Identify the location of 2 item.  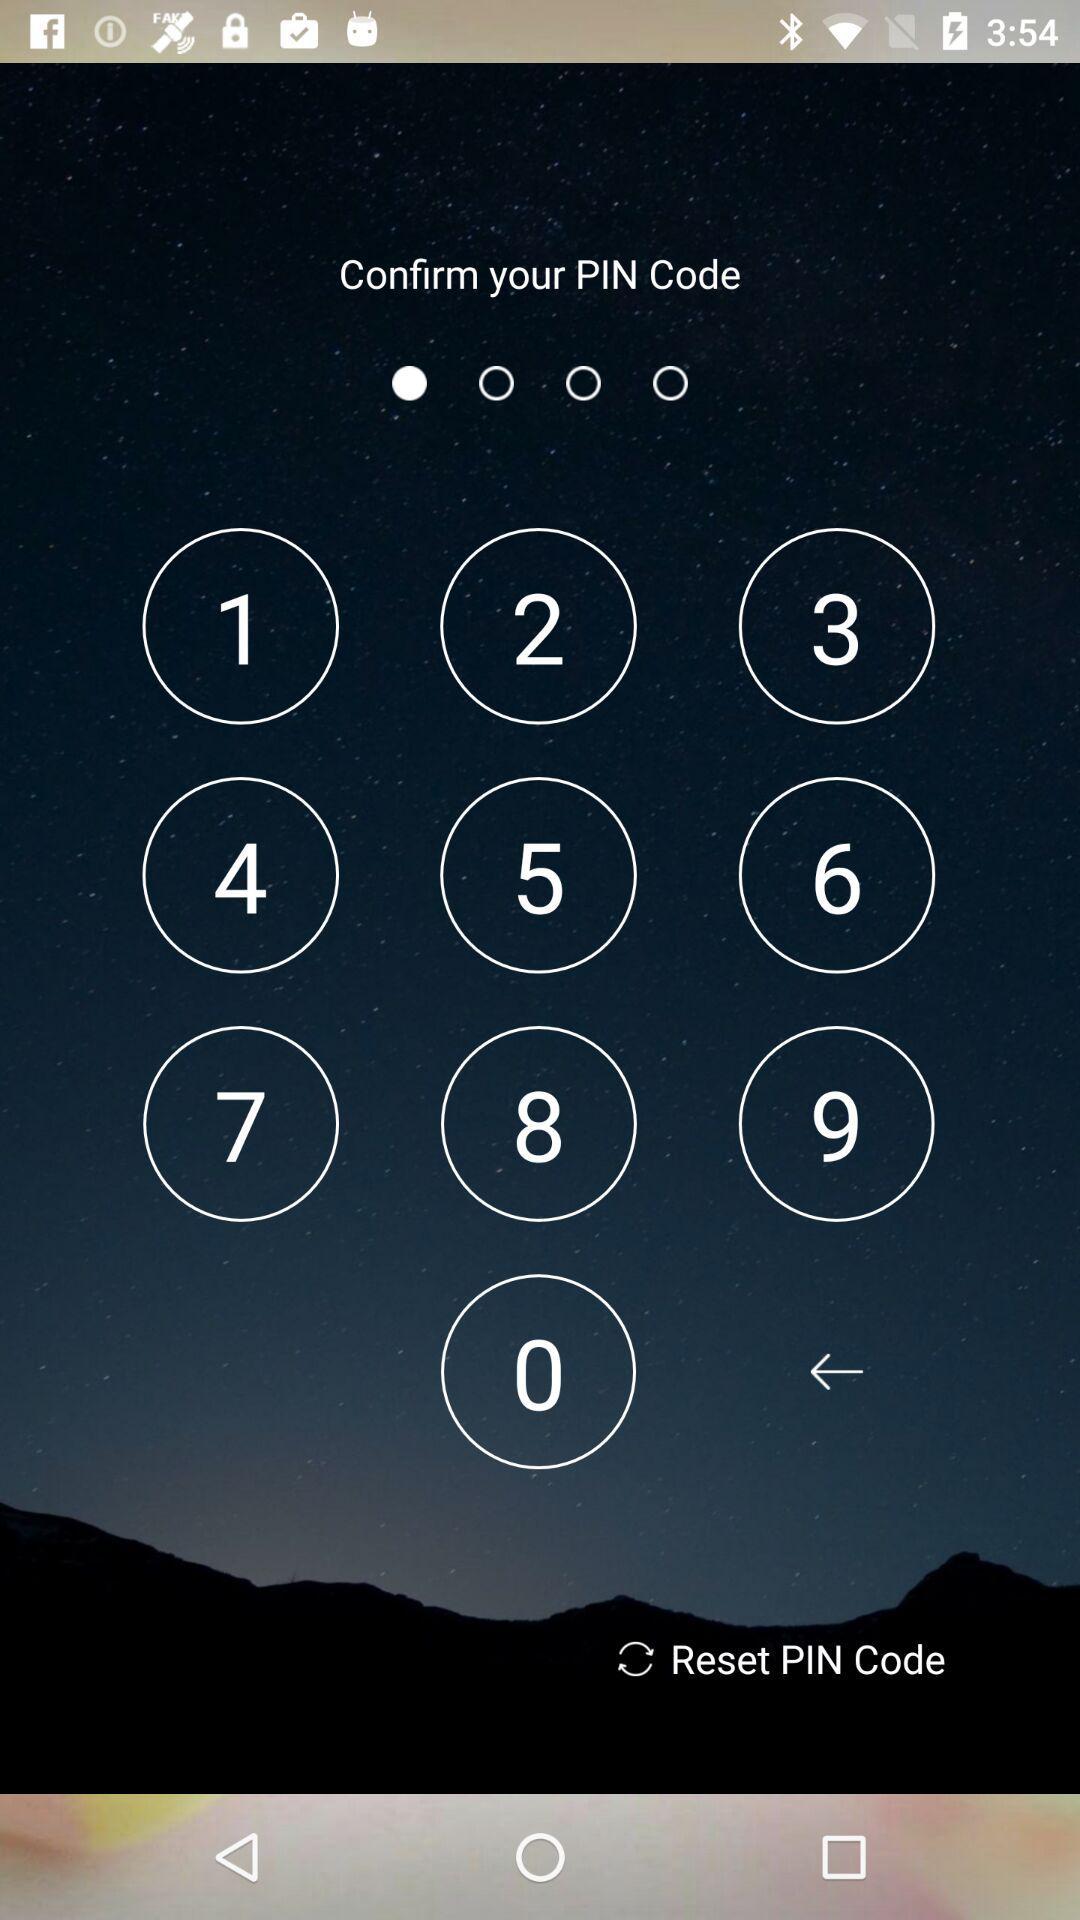
(537, 625).